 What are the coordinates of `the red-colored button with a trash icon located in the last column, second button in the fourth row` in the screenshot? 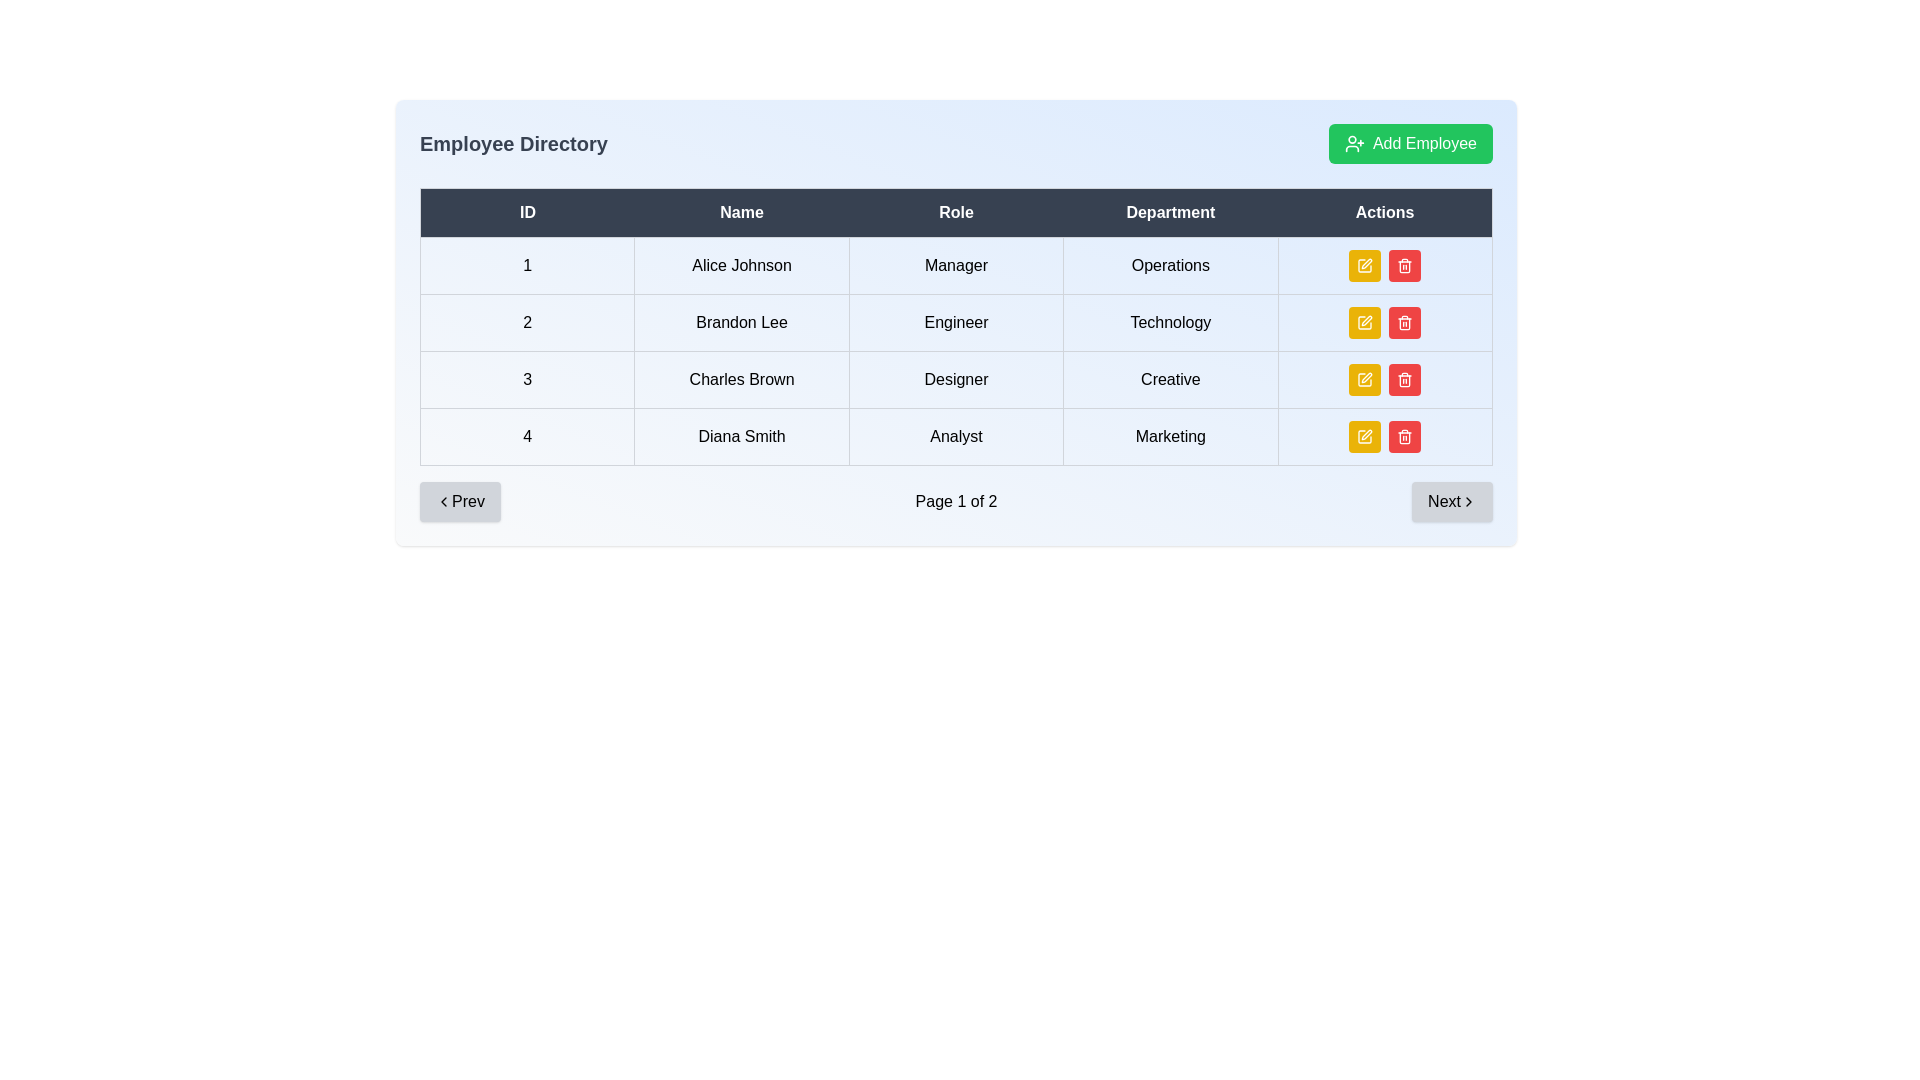 It's located at (1404, 380).